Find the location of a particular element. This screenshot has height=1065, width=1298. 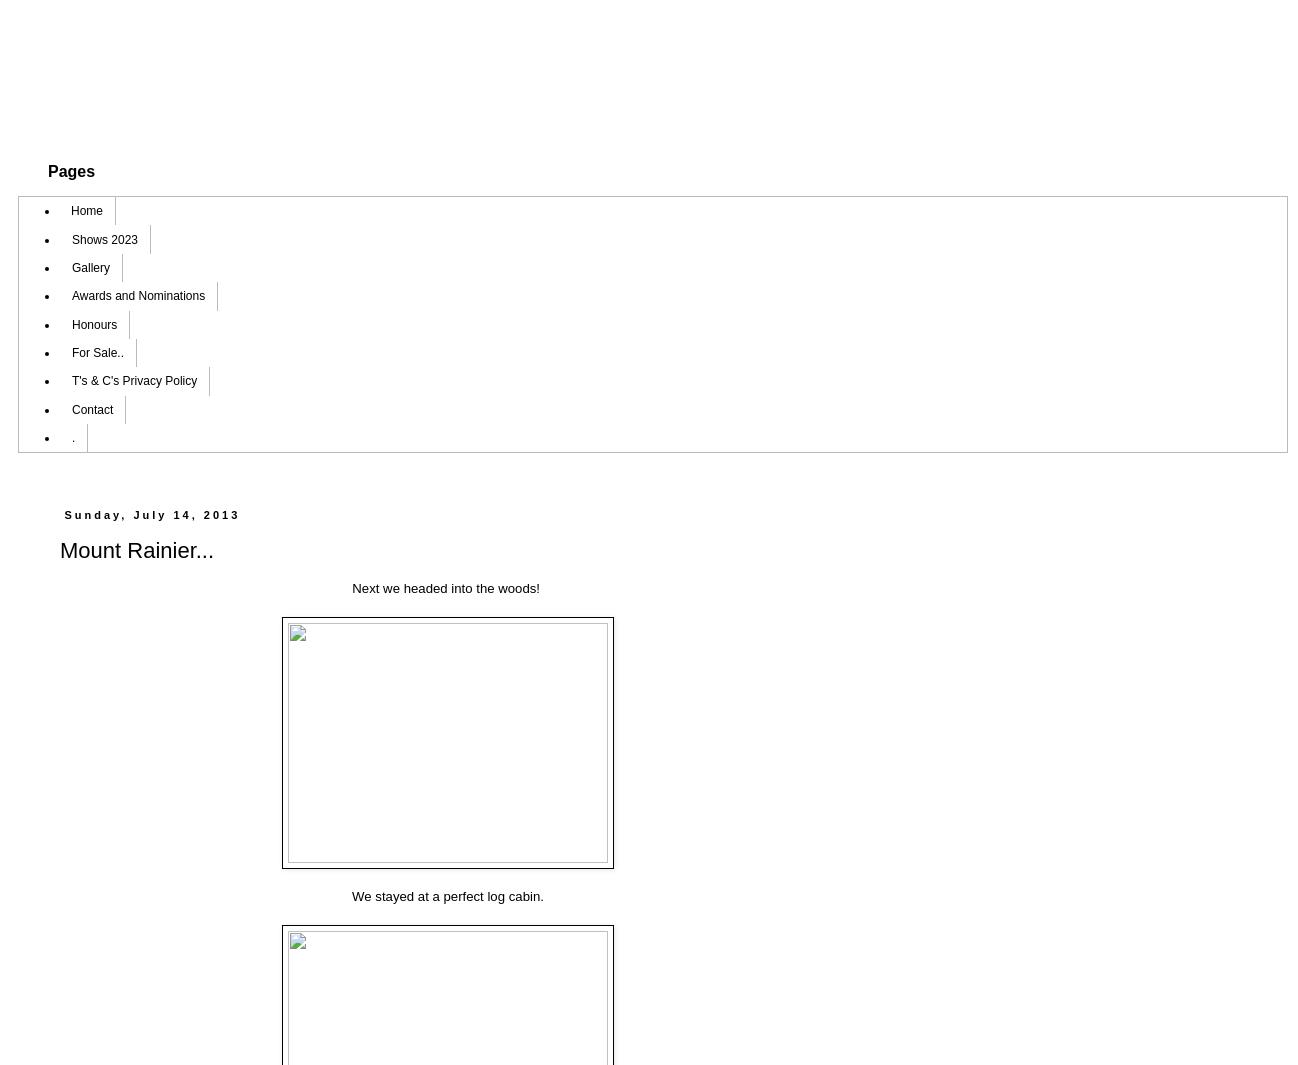

'Shows 2023' is located at coordinates (105, 237).